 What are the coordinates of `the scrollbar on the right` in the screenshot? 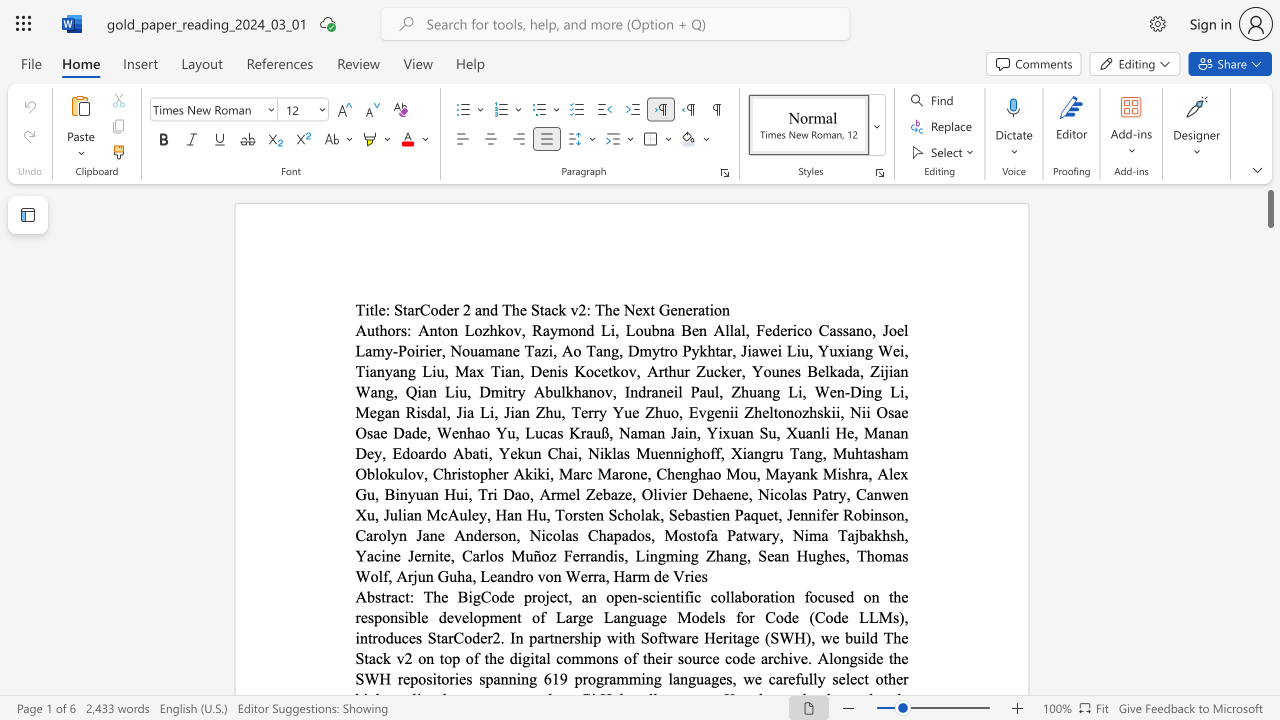 It's located at (1269, 598).